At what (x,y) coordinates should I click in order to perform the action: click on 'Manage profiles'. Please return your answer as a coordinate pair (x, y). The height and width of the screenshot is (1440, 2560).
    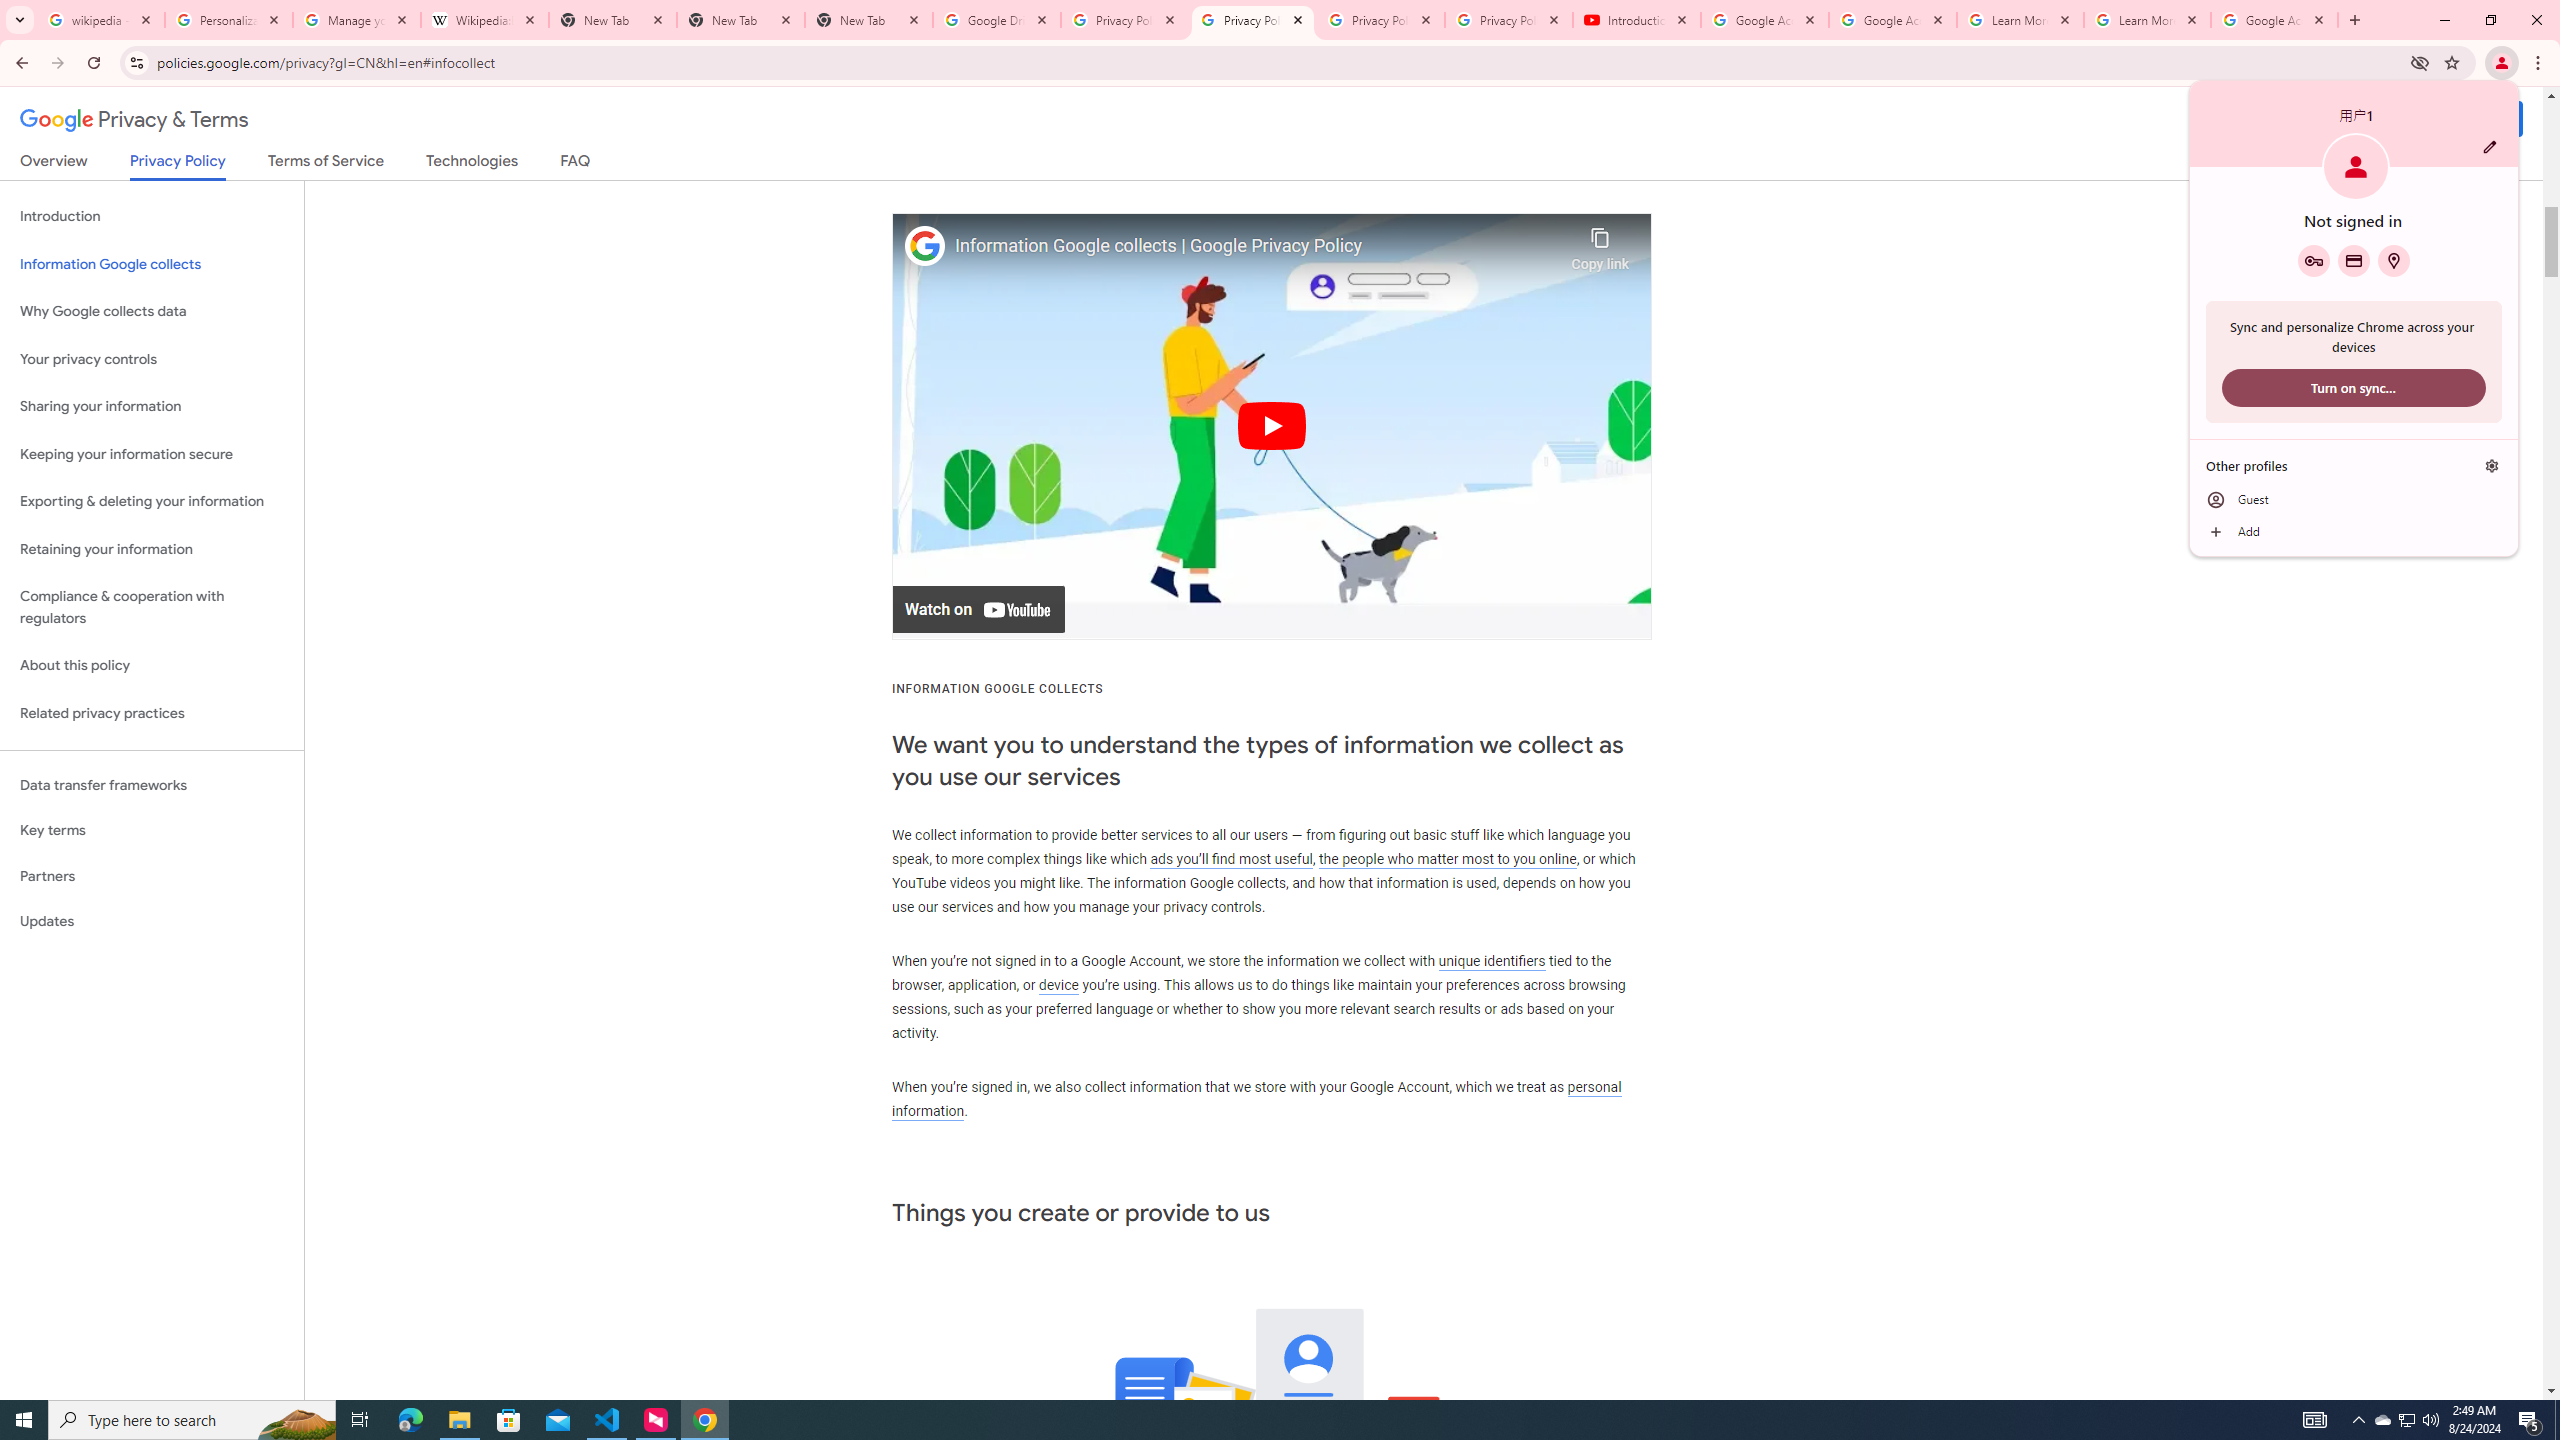
    Looking at the image, I should click on (2491, 466).